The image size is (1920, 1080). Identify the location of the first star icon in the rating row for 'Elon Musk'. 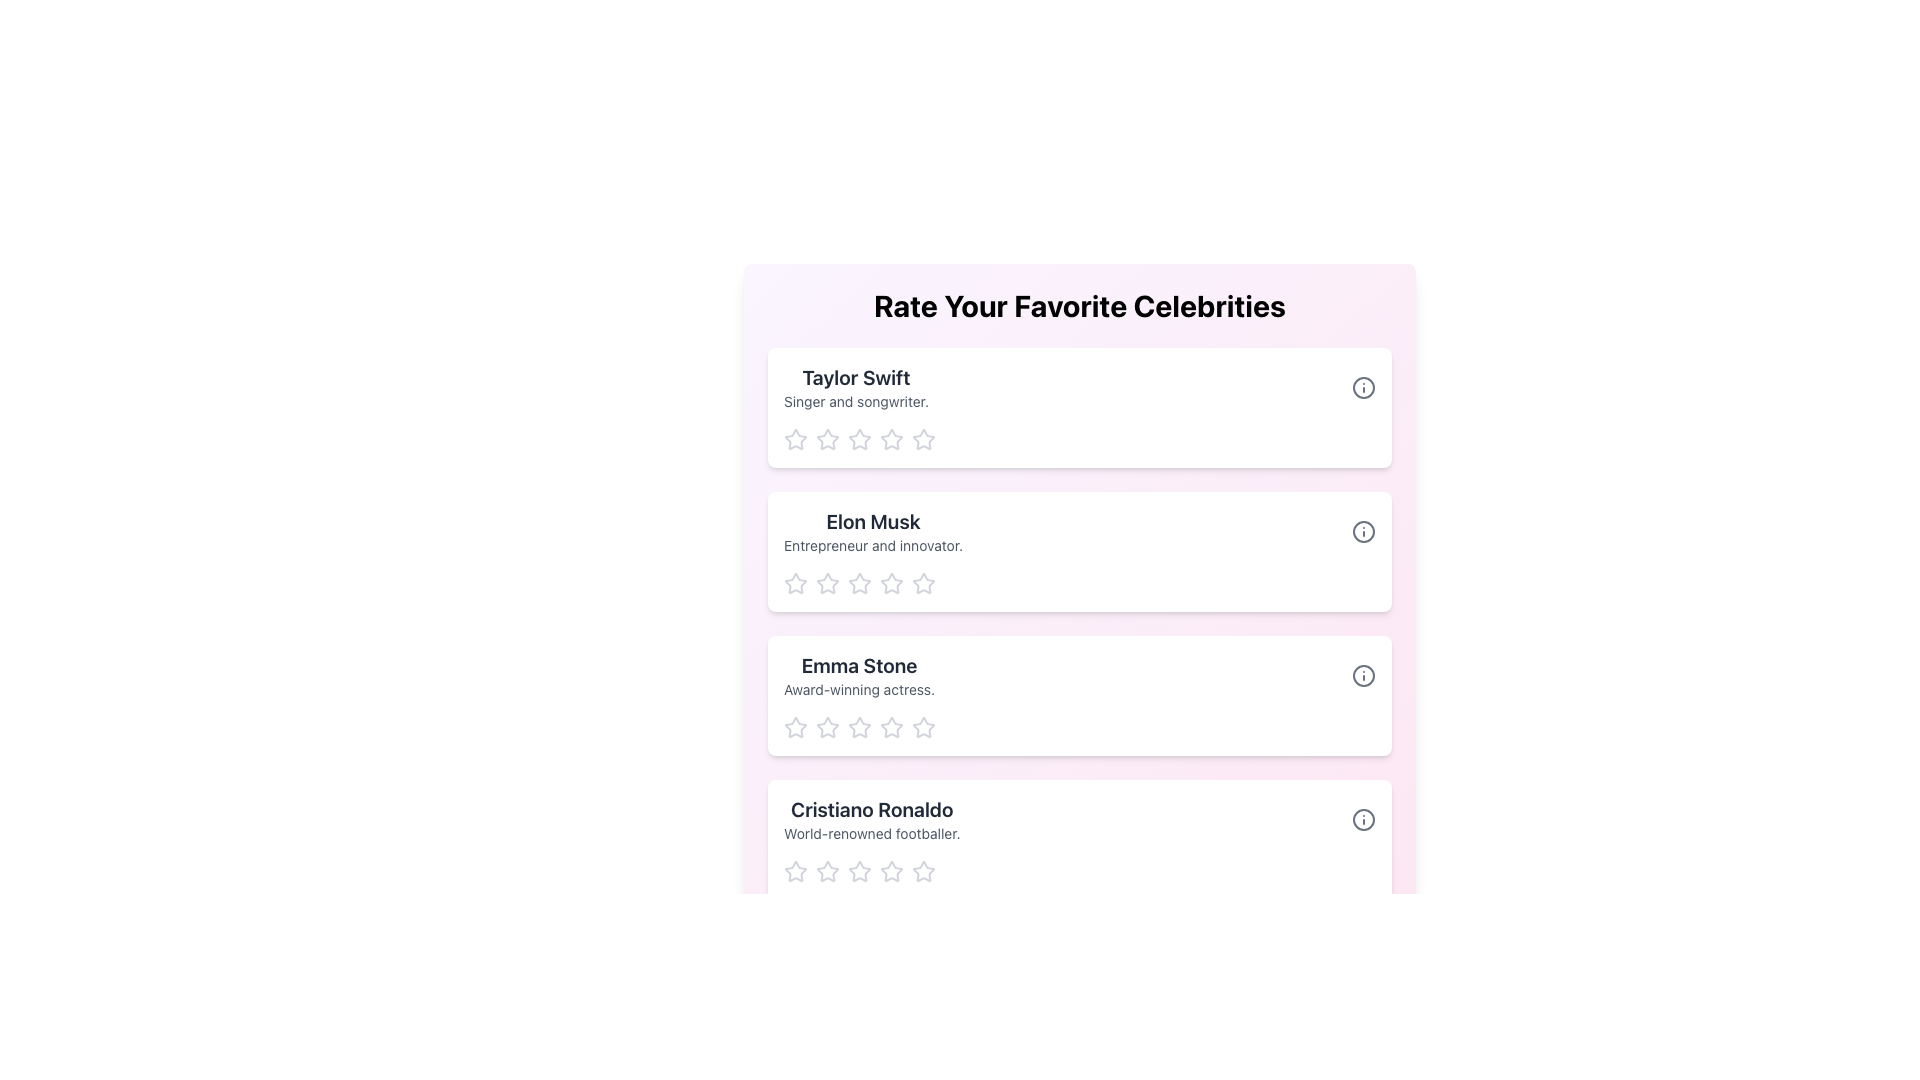
(828, 583).